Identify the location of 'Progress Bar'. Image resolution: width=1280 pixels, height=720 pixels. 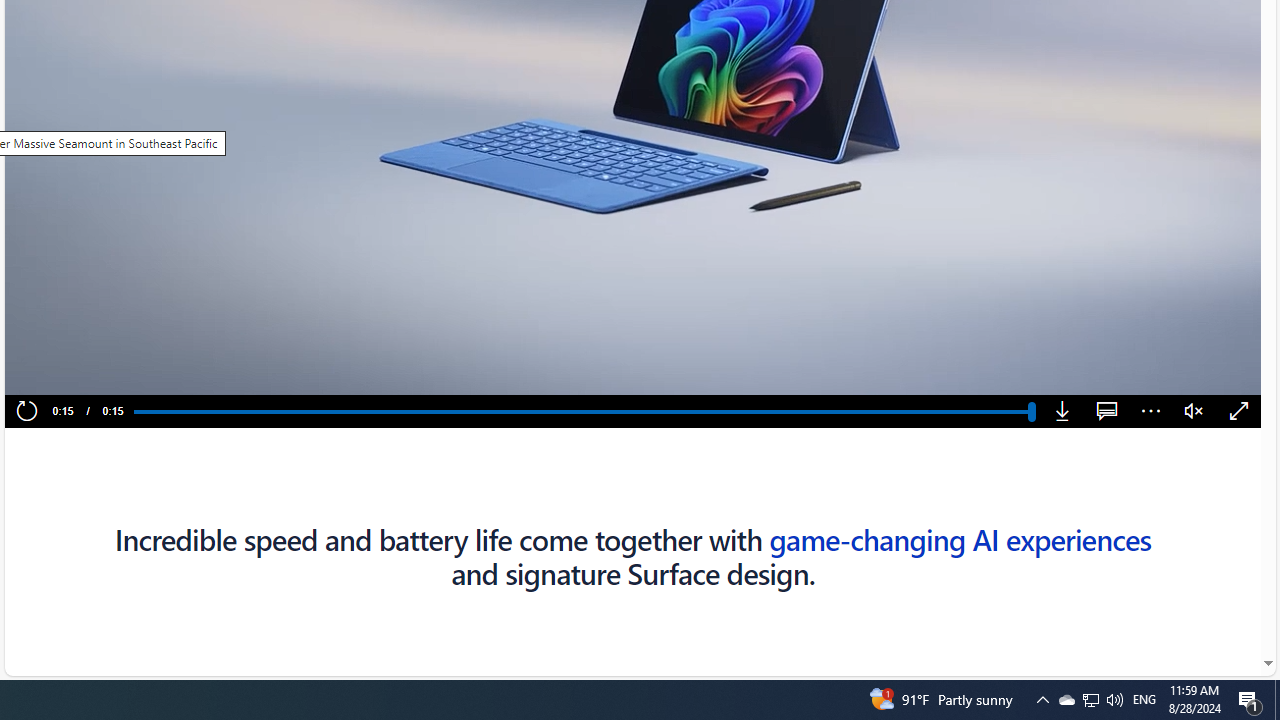
(581, 410).